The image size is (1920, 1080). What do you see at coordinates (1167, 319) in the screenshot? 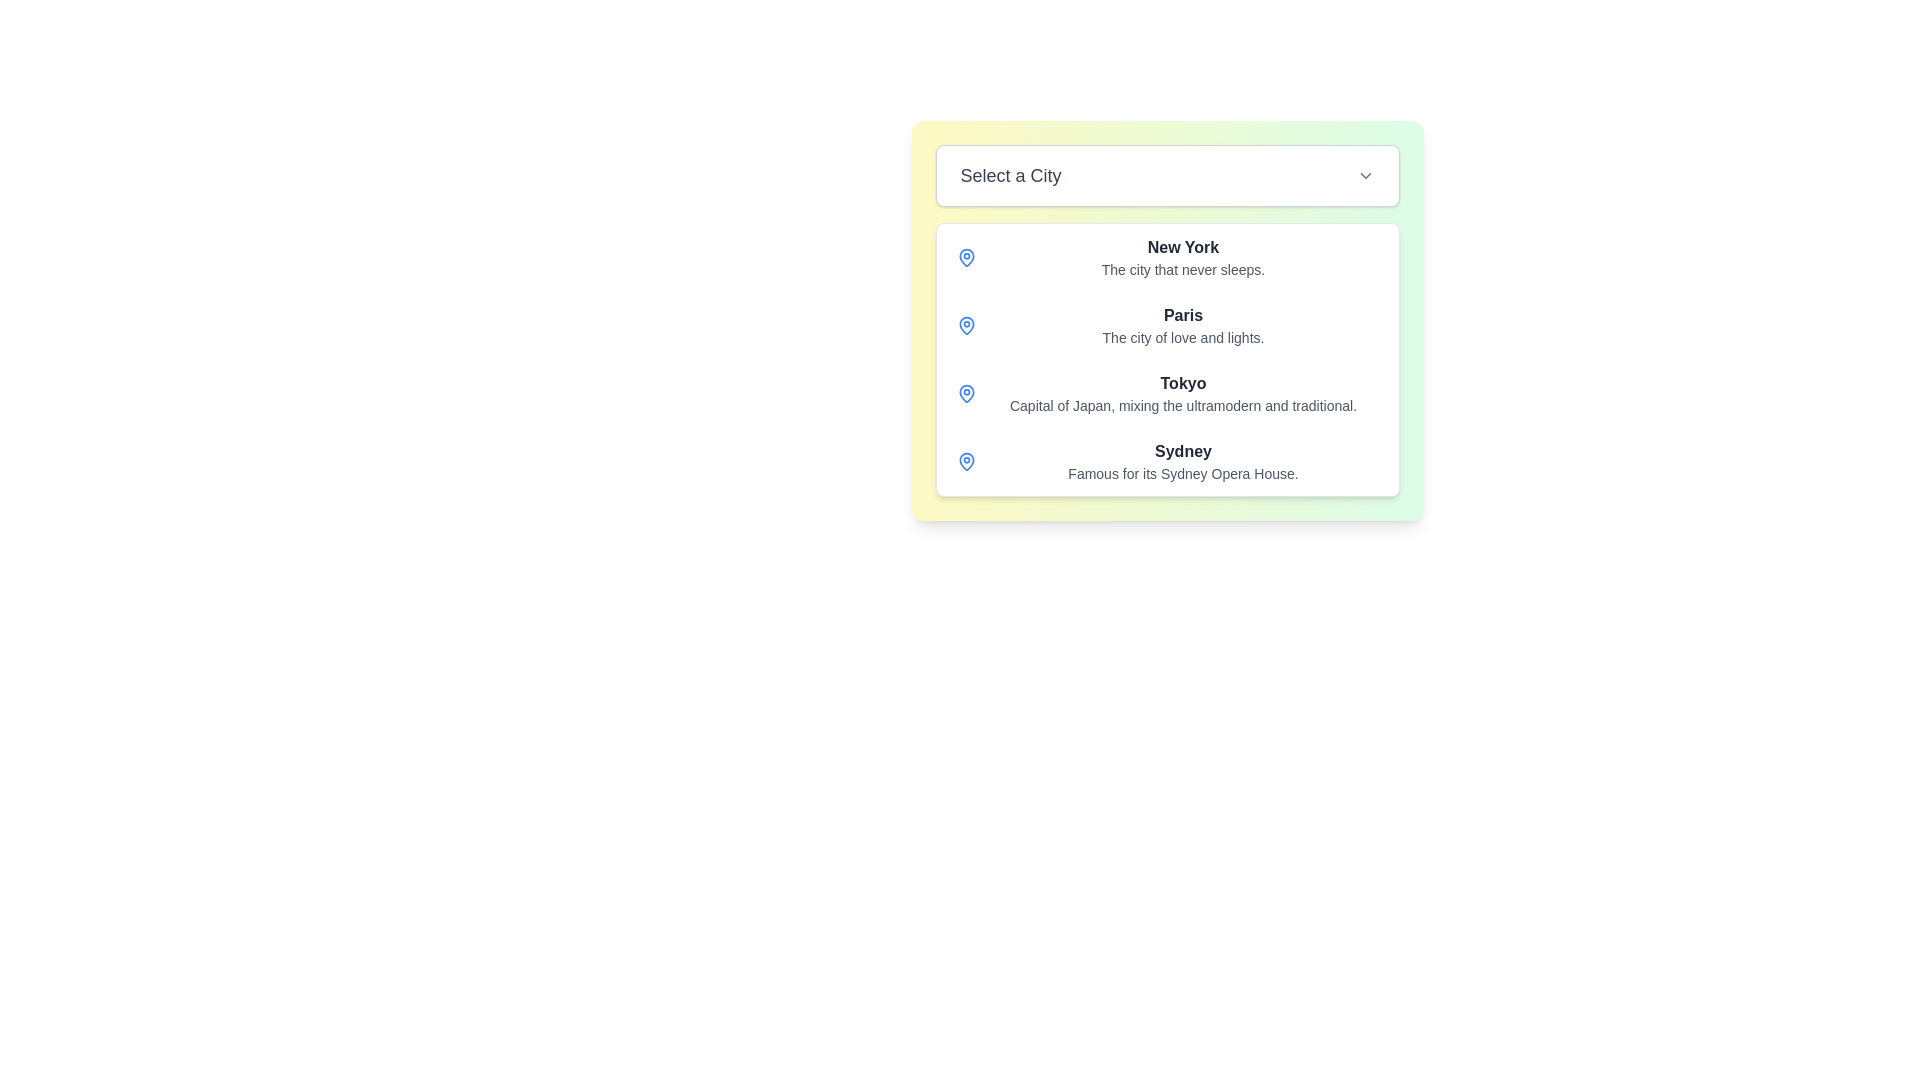
I see `the Dropdown menu displaying selectable city options, which features the text 'Select a City' and a down-arrow icon` at bounding box center [1167, 319].